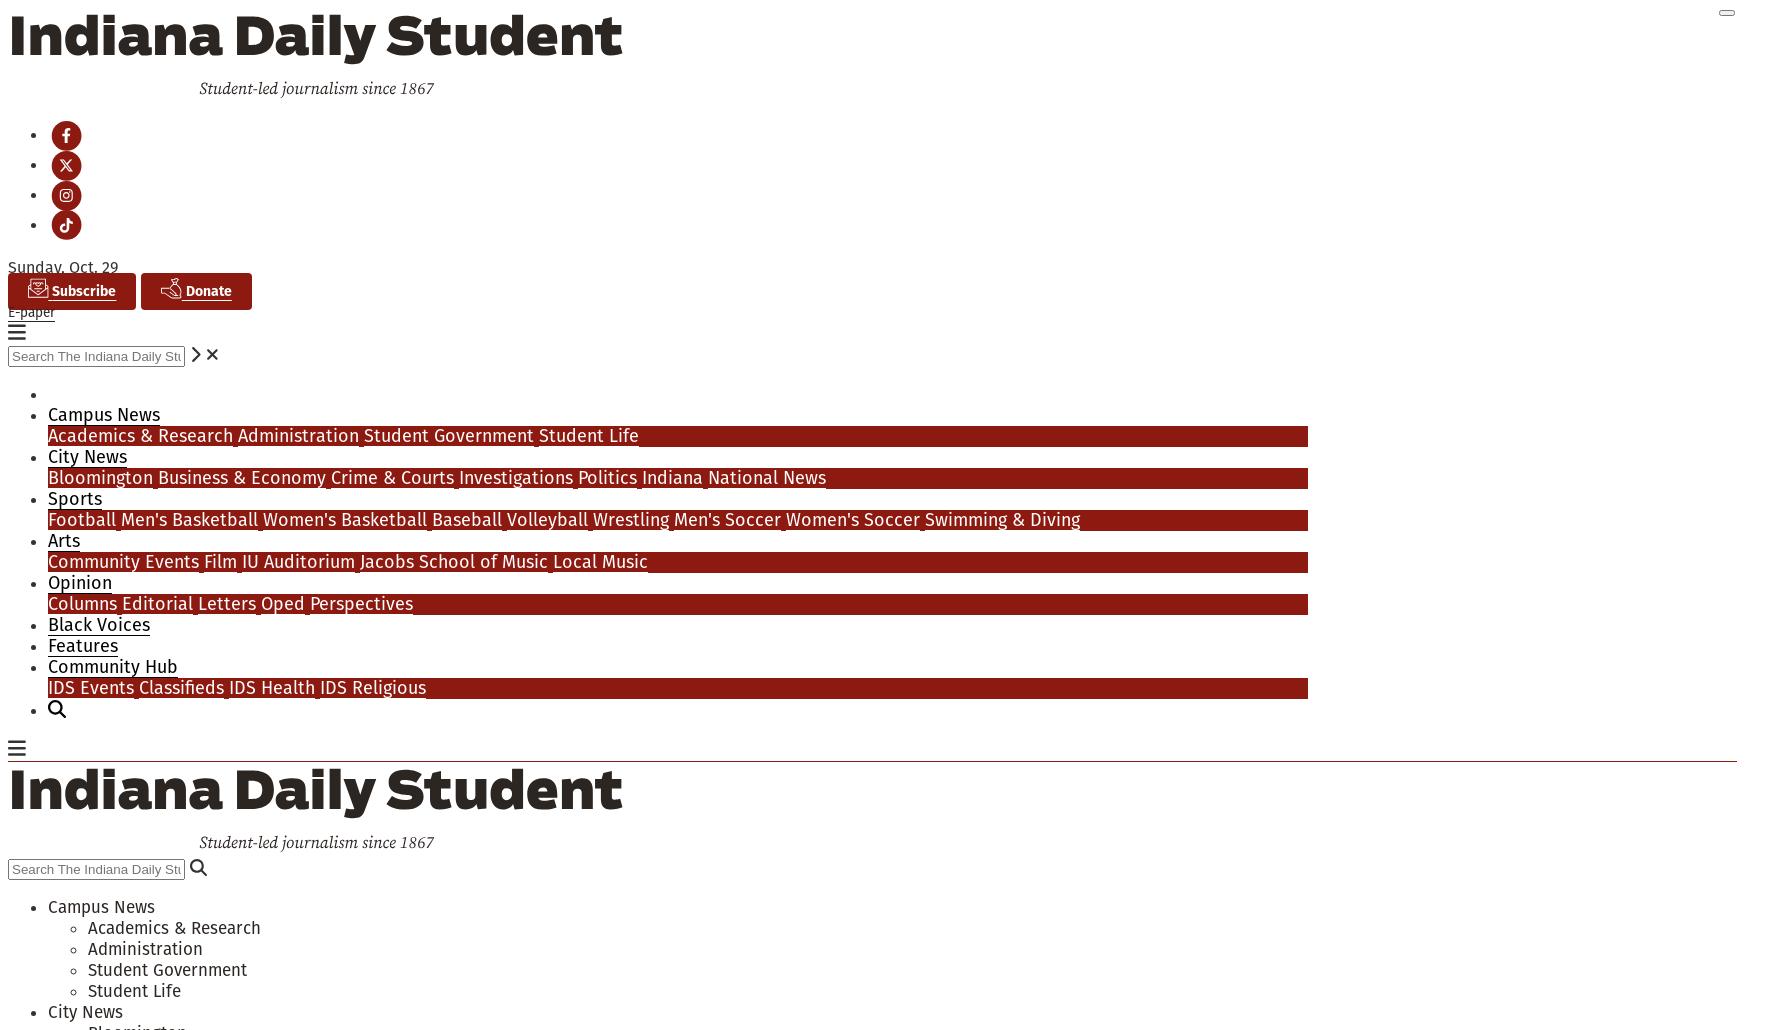 The width and height of the screenshot is (1770, 1030). Describe the element at coordinates (97, 622) in the screenshot. I see `'Black Voices'` at that location.